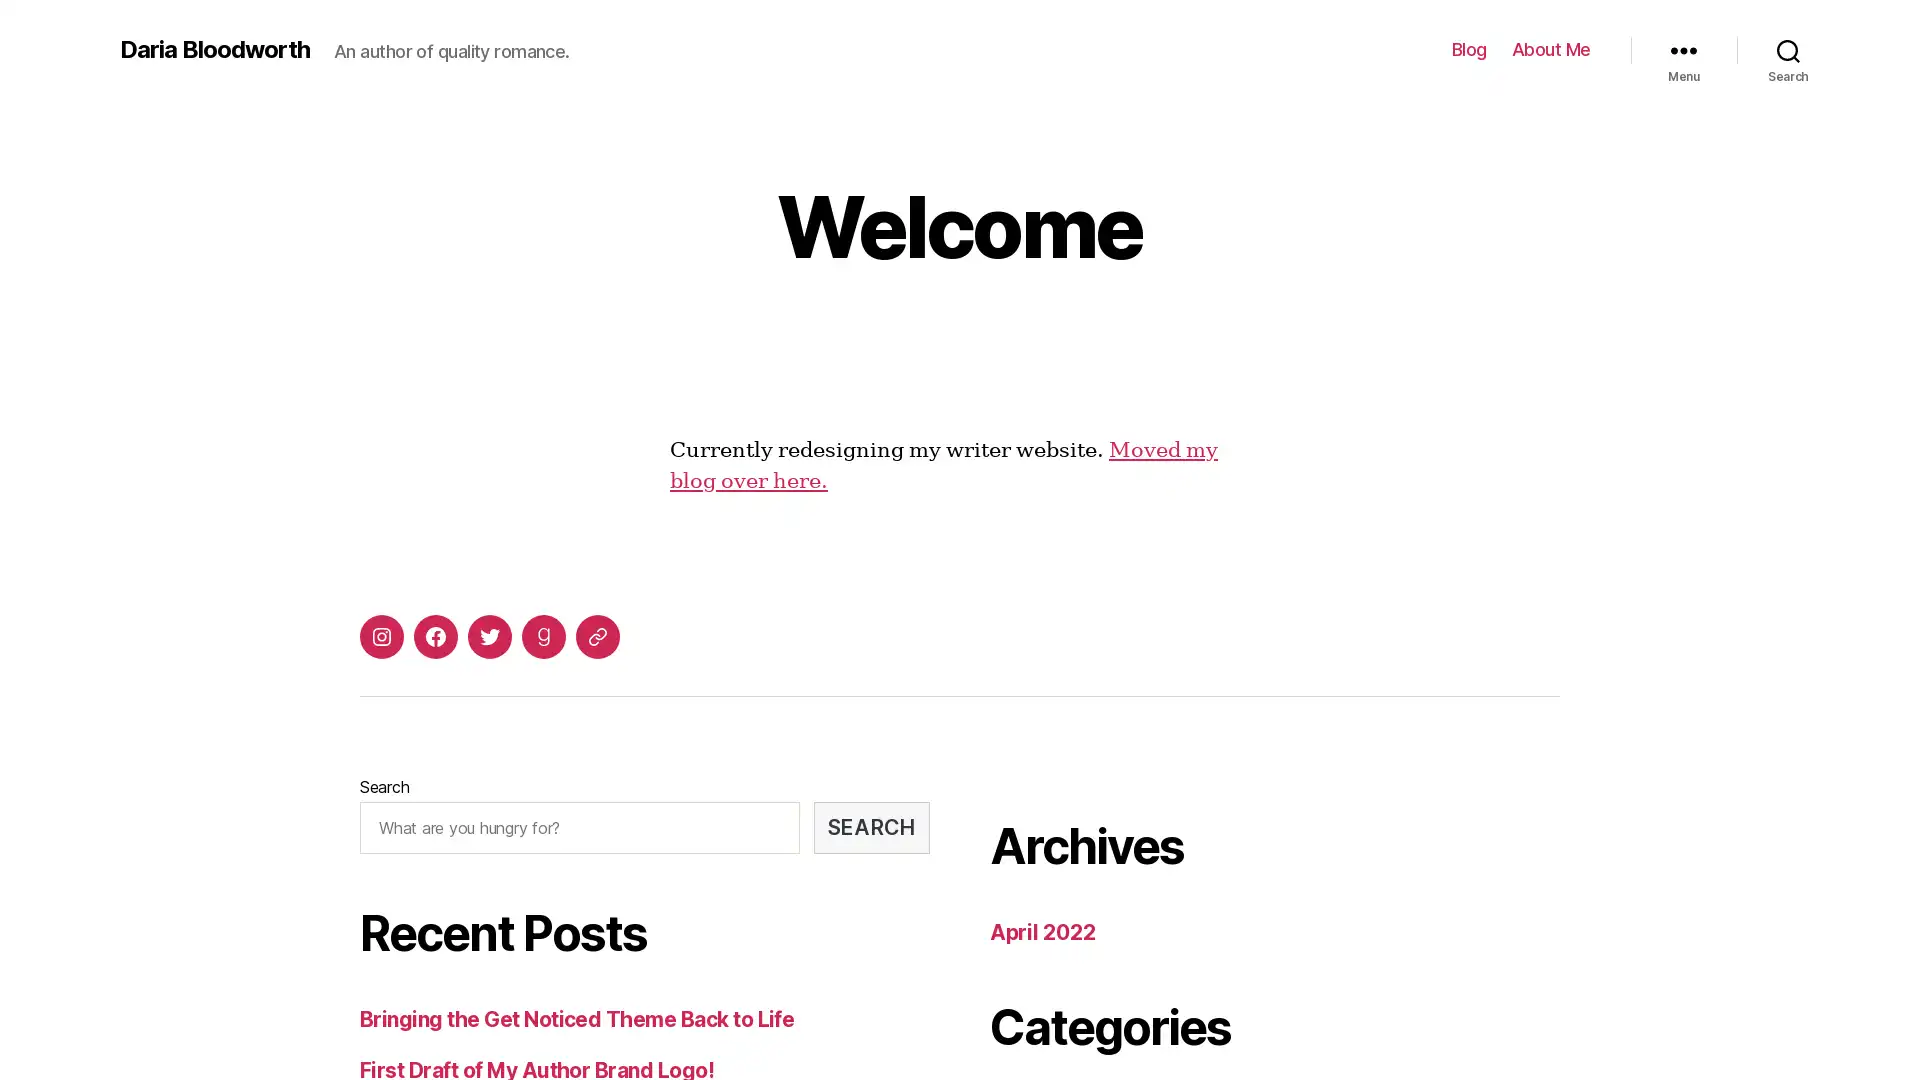 The height and width of the screenshot is (1080, 1920). I want to click on Menu, so click(1683, 49).